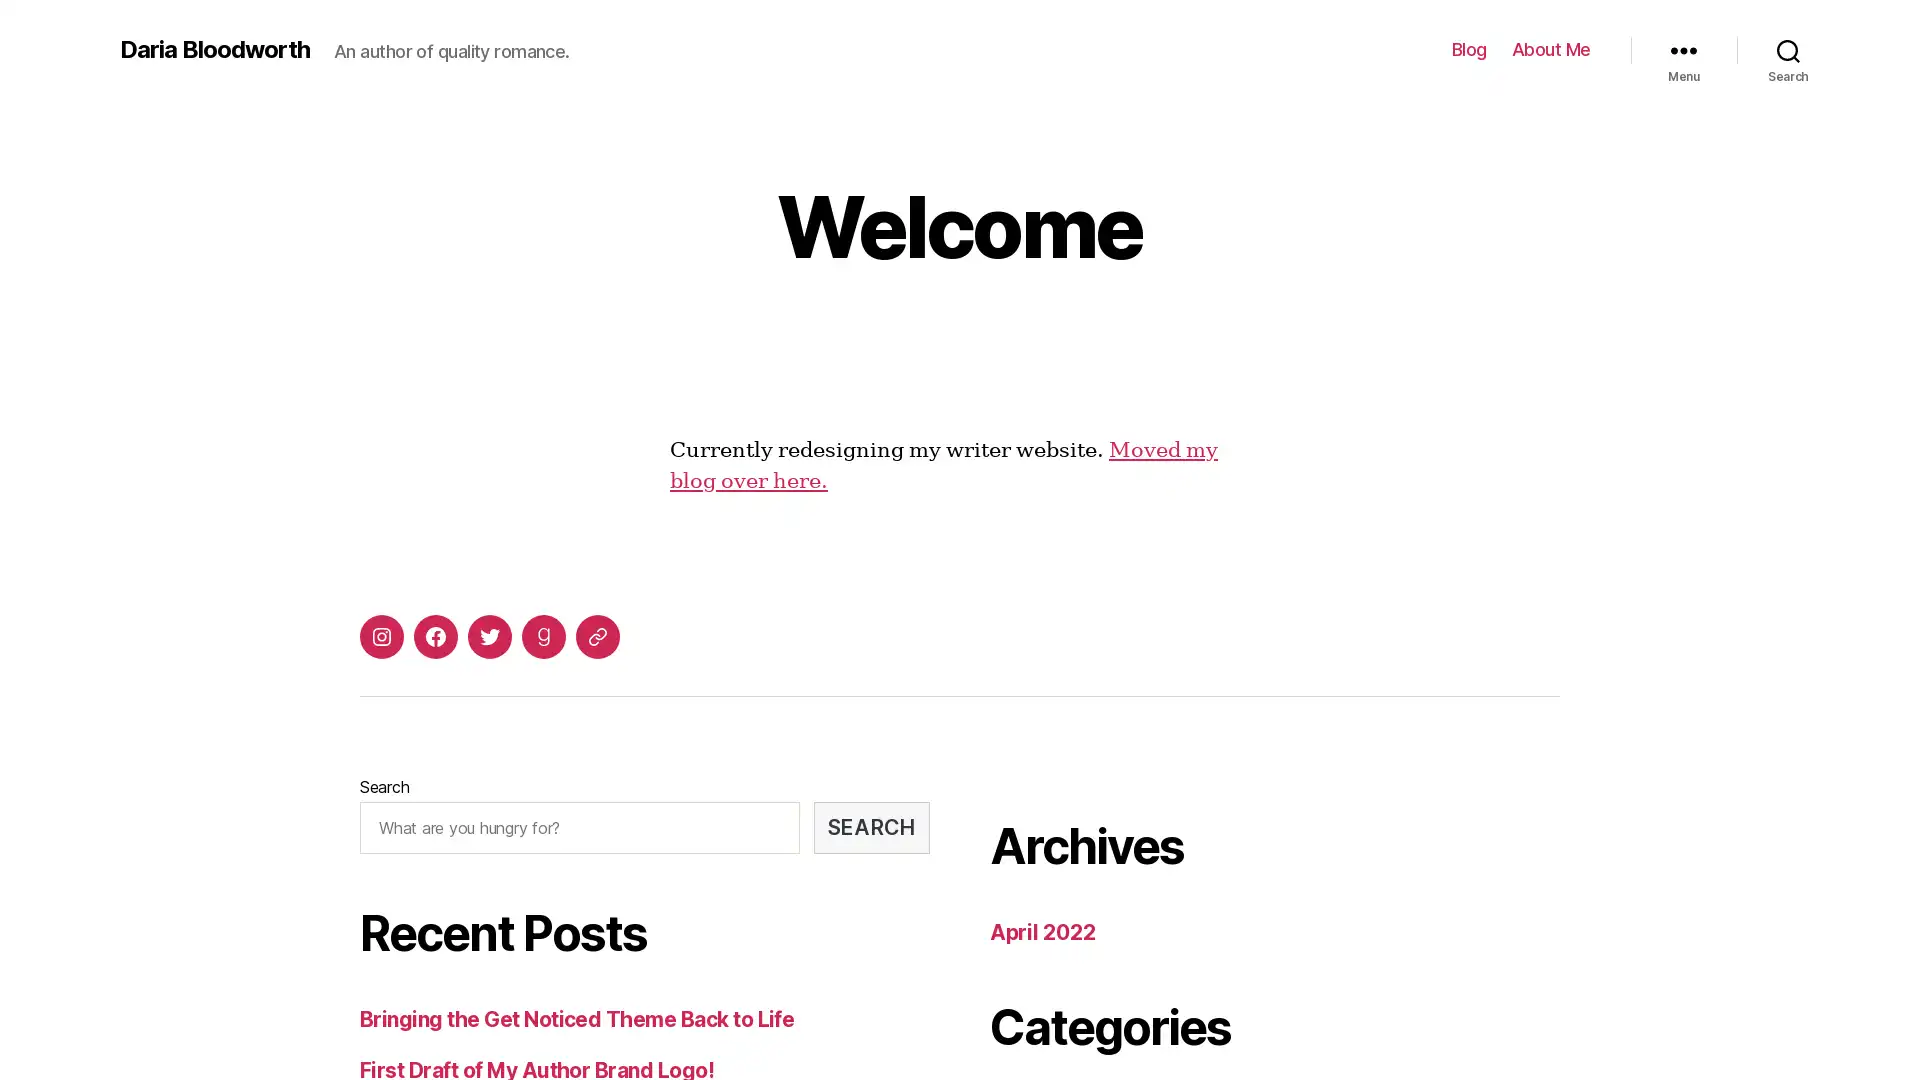 The height and width of the screenshot is (1080, 1920). I want to click on Menu, so click(1683, 49).